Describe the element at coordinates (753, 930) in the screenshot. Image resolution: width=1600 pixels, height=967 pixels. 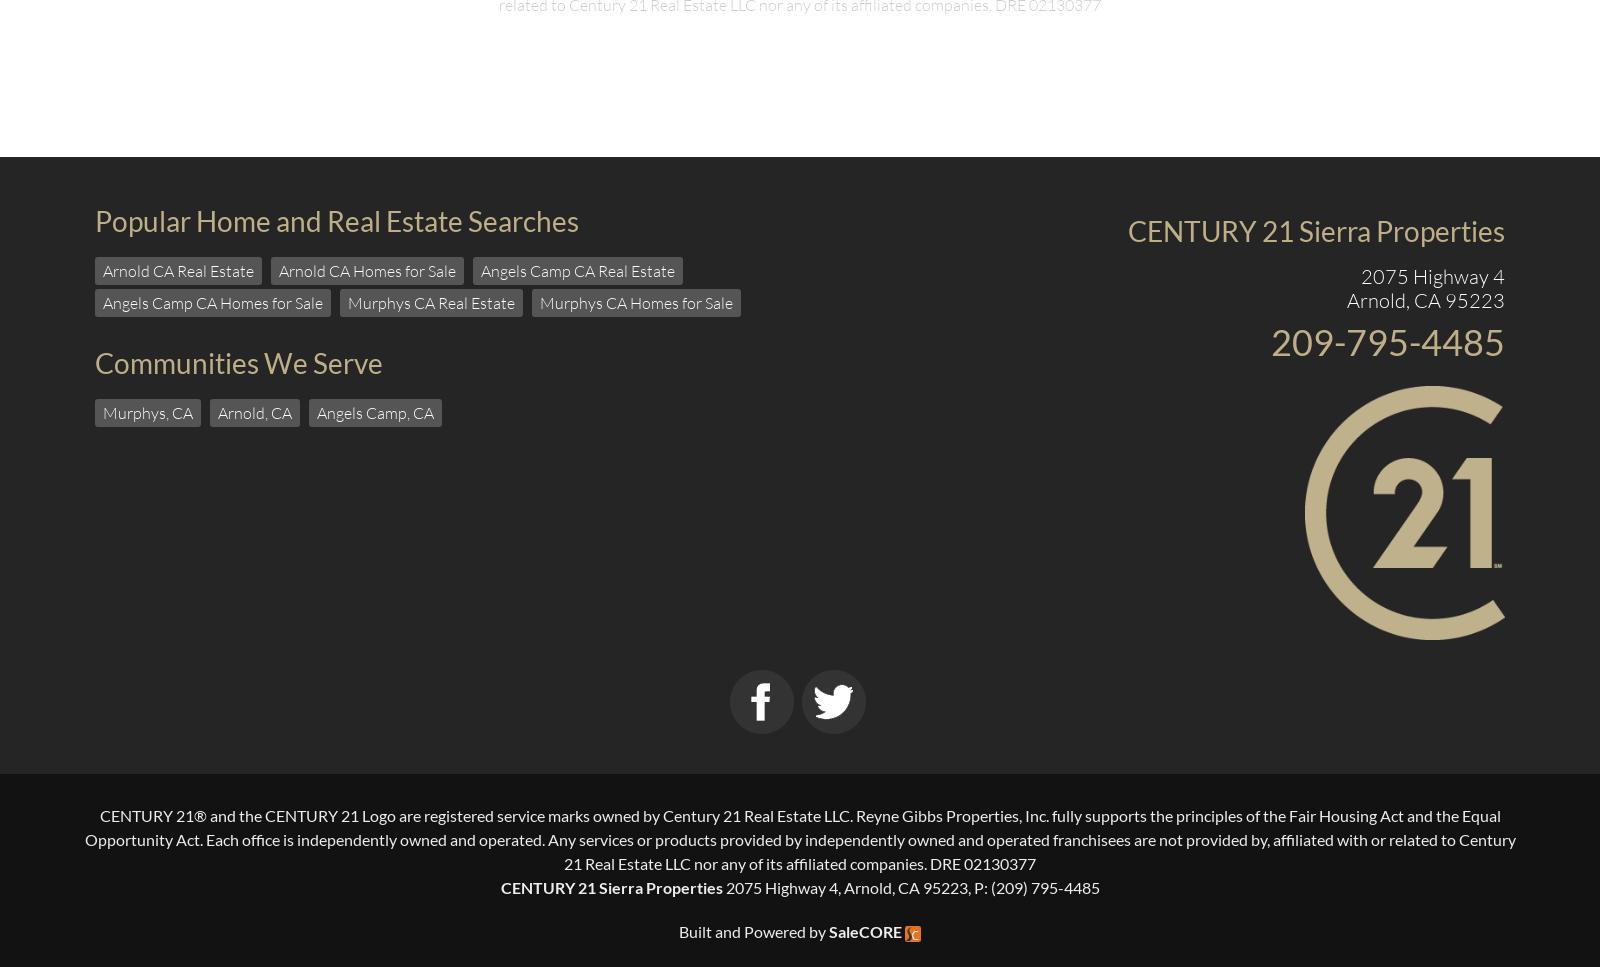
I see `'Built and Powered by'` at that location.